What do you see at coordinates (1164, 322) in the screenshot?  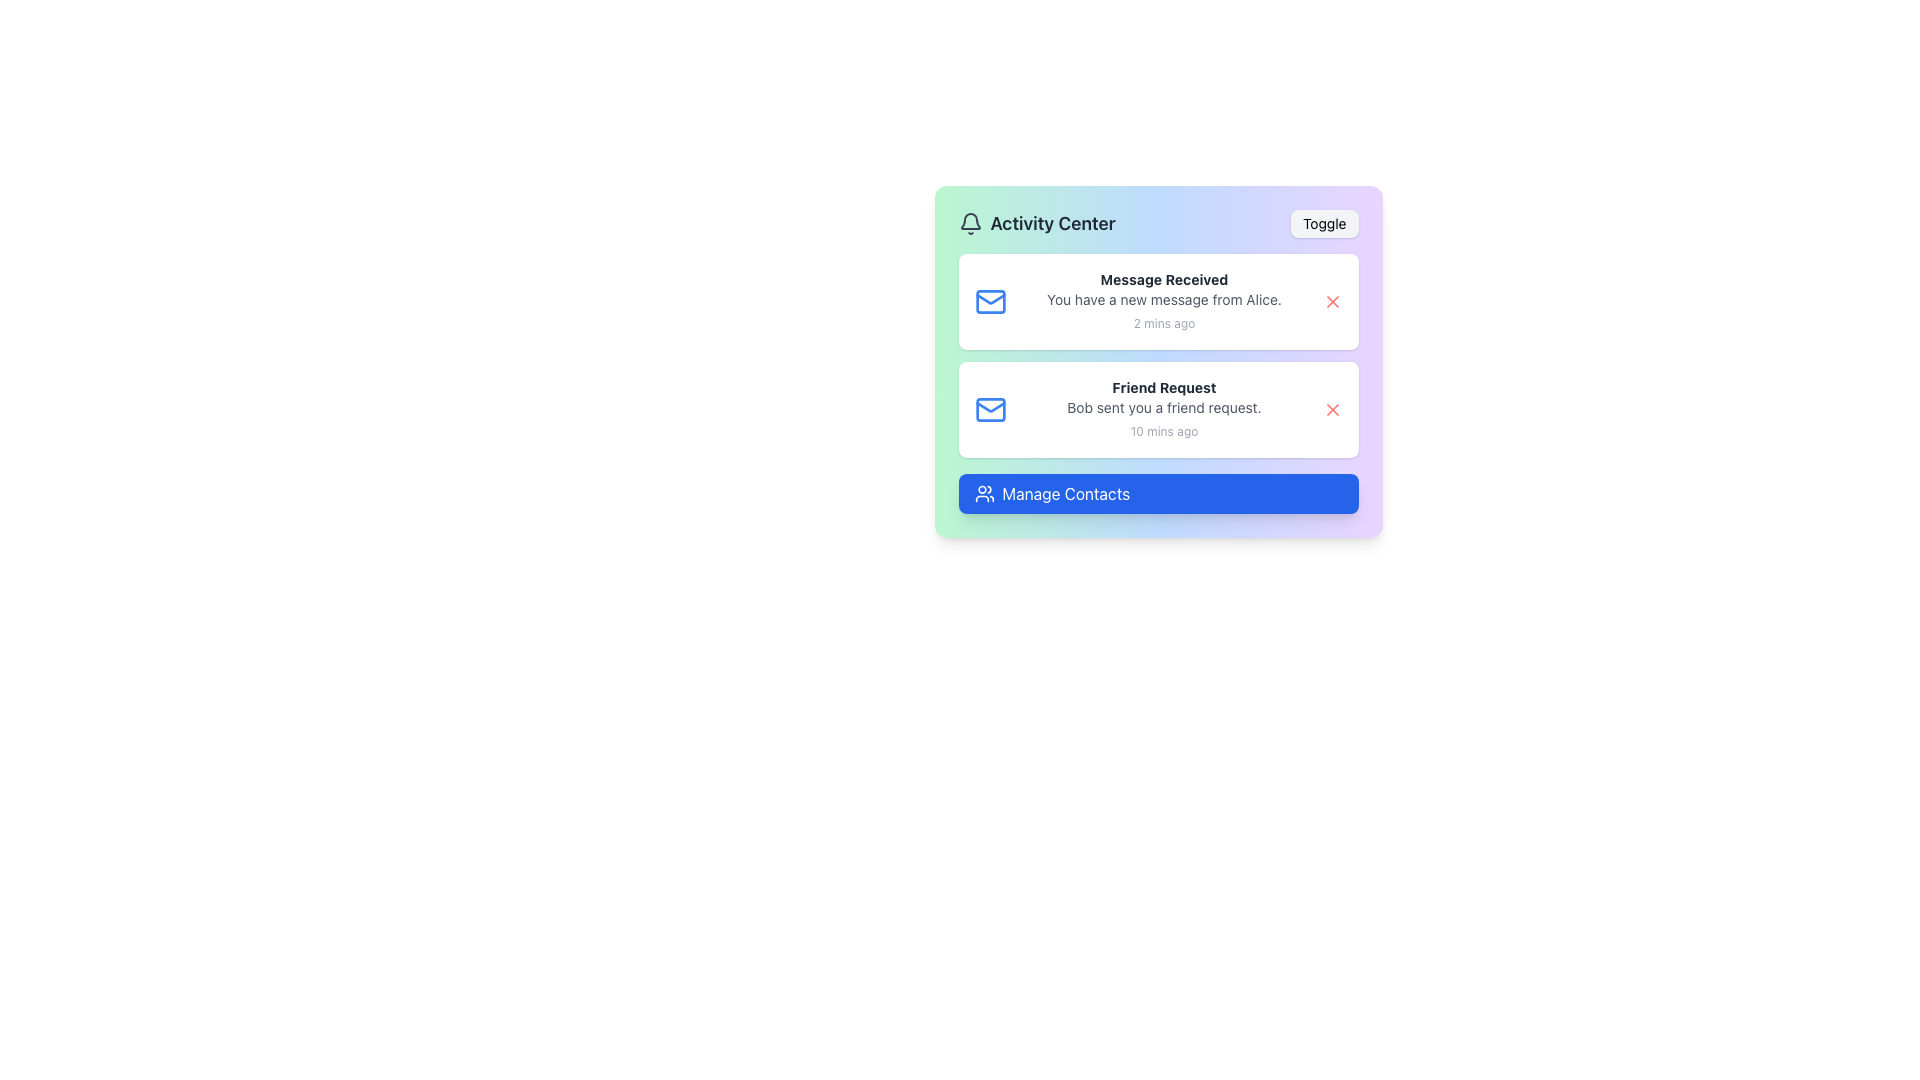 I see `the text label displaying '2 mins ago' in a small gray font located in the bottom-right corner of the notification card in the 'Activity Center' section` at bounding box center [1164, 322].